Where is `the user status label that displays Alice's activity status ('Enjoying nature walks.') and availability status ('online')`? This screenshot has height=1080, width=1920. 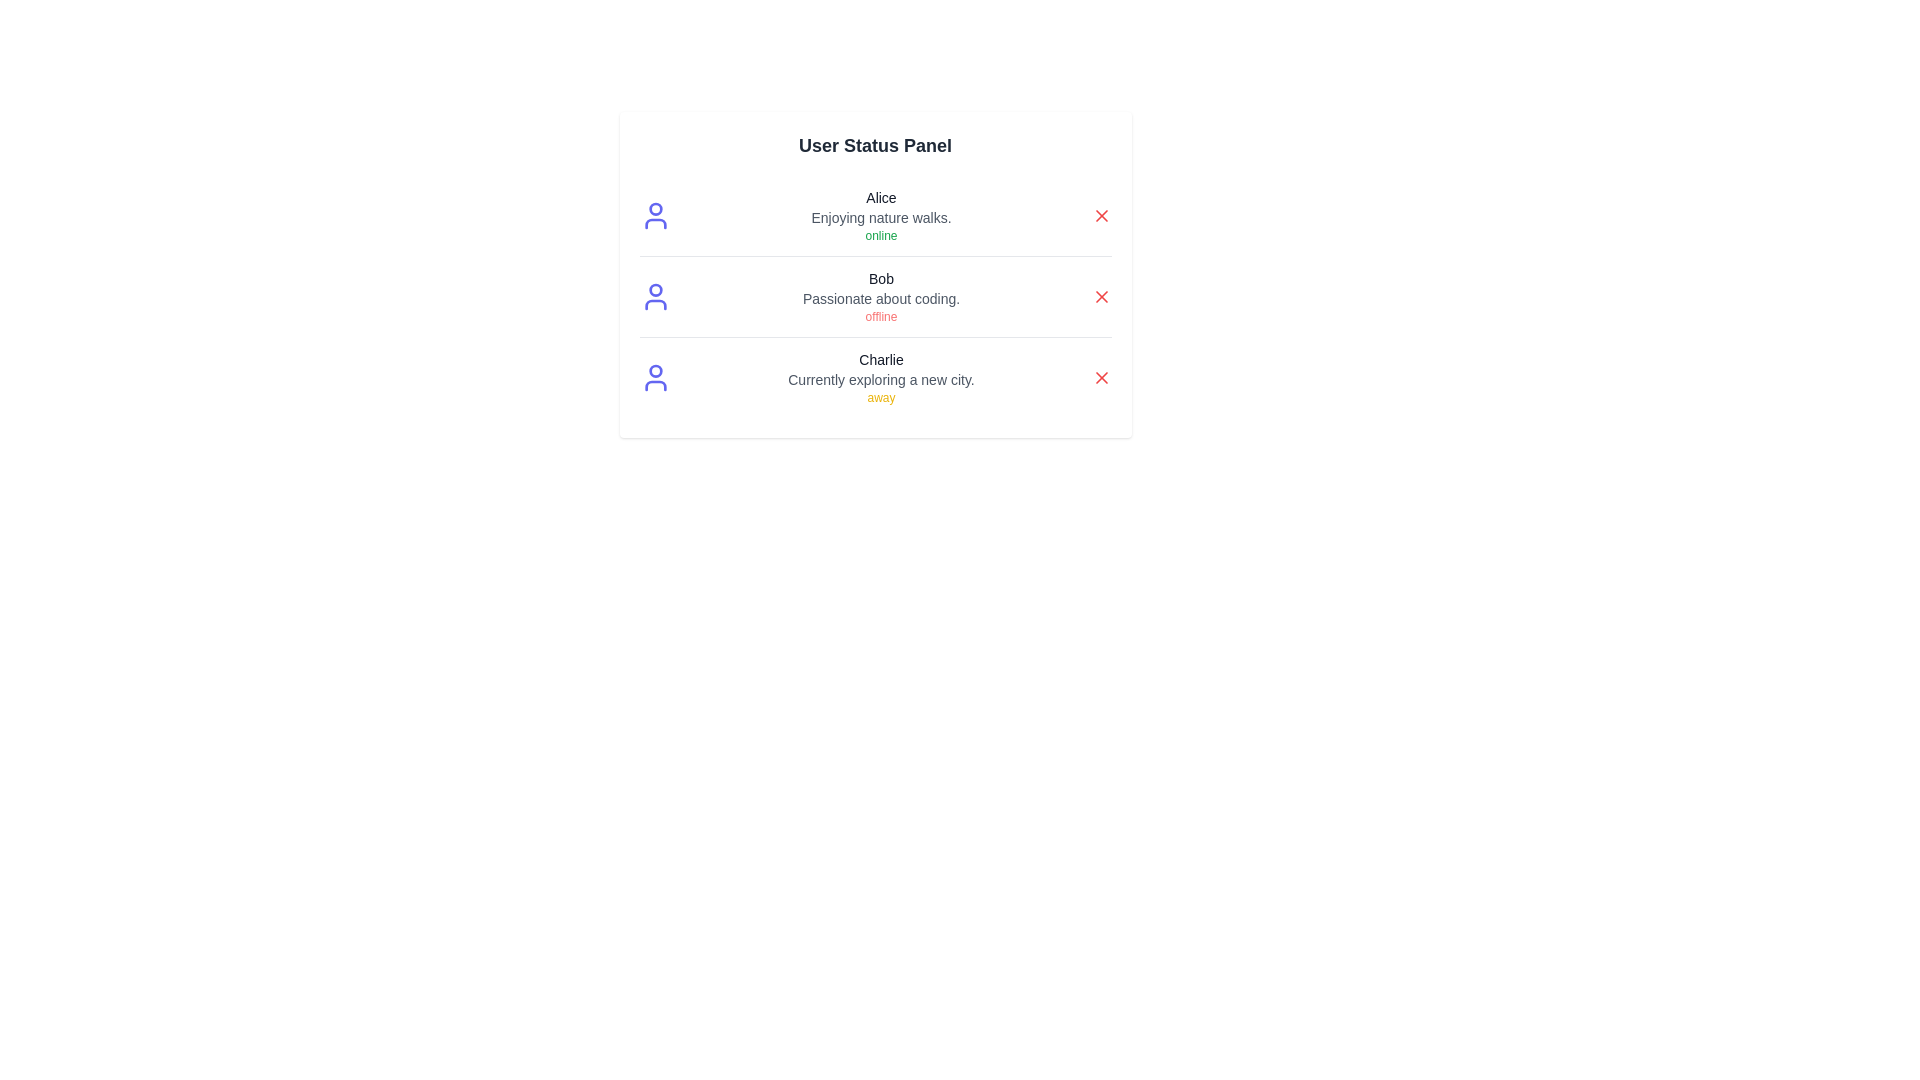
the user status label that displays Alice's activity status ('Enjoying nature walks.') and availability status ('online') is located at coordinates (880, 216).